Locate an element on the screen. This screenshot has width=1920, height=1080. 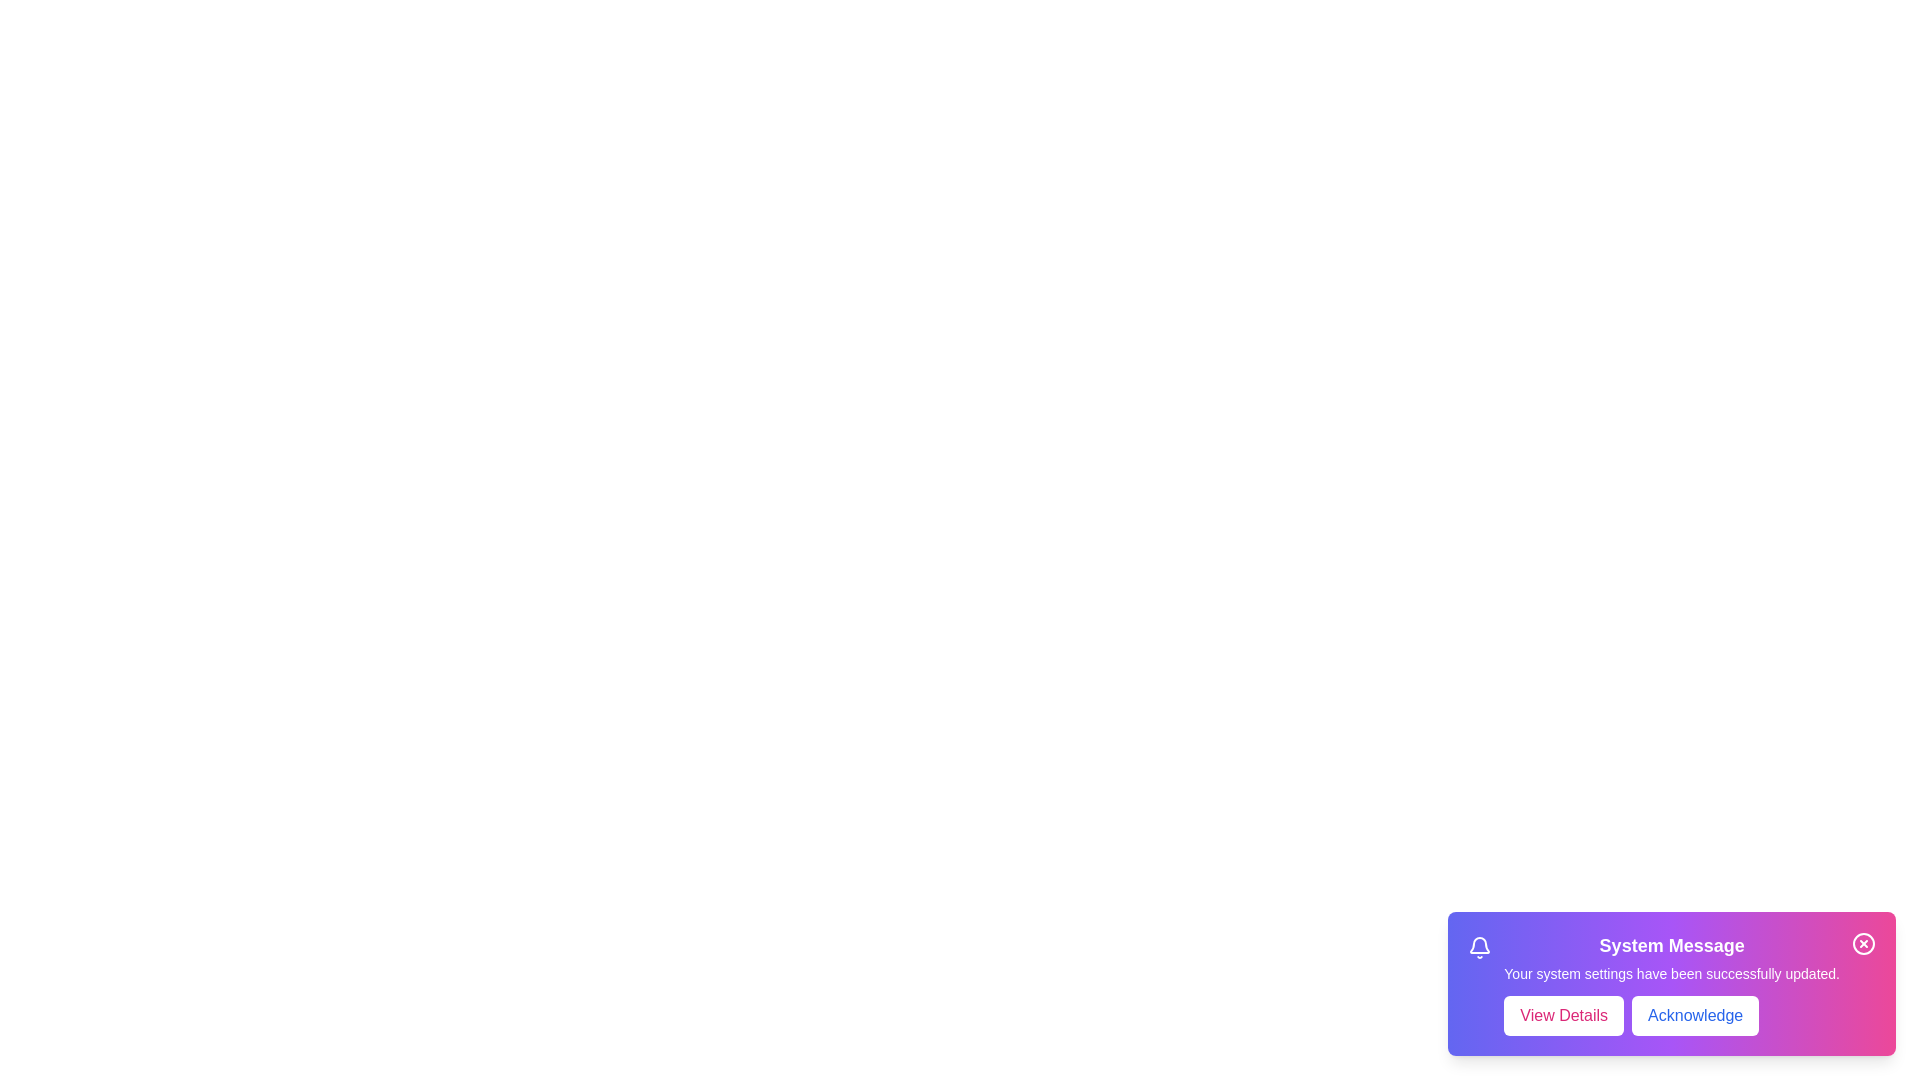
the close button of the notification to dismiss it is located at coordinates (1862, 944).